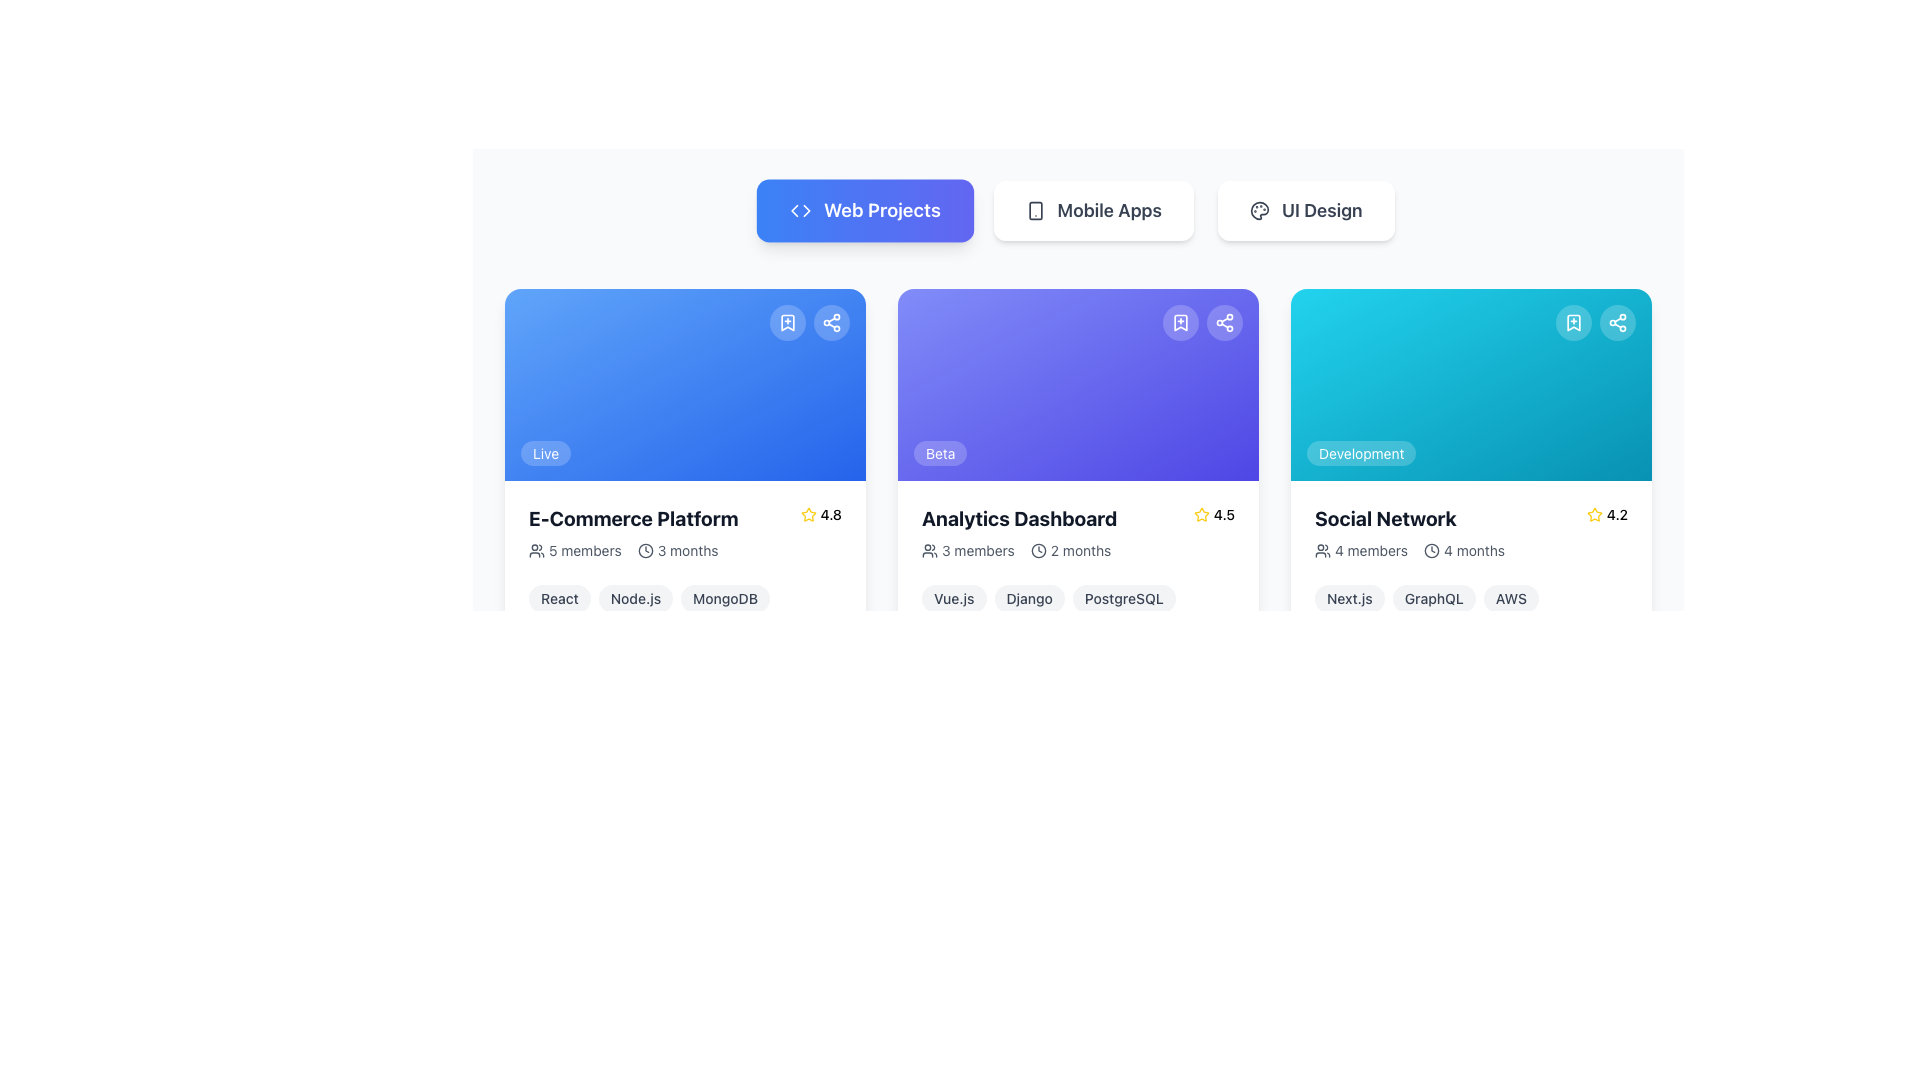 Image resolution: width=1920 pixels, height=1080 pixels. I want to click on the interactive tags in the Component tag group representing 'Vue.js', 'Django', and 'PostgreSQL' located in the 'Analytics Dashboard' card, positioned under the '3 members | 2 months' line, so click(1077, 597).